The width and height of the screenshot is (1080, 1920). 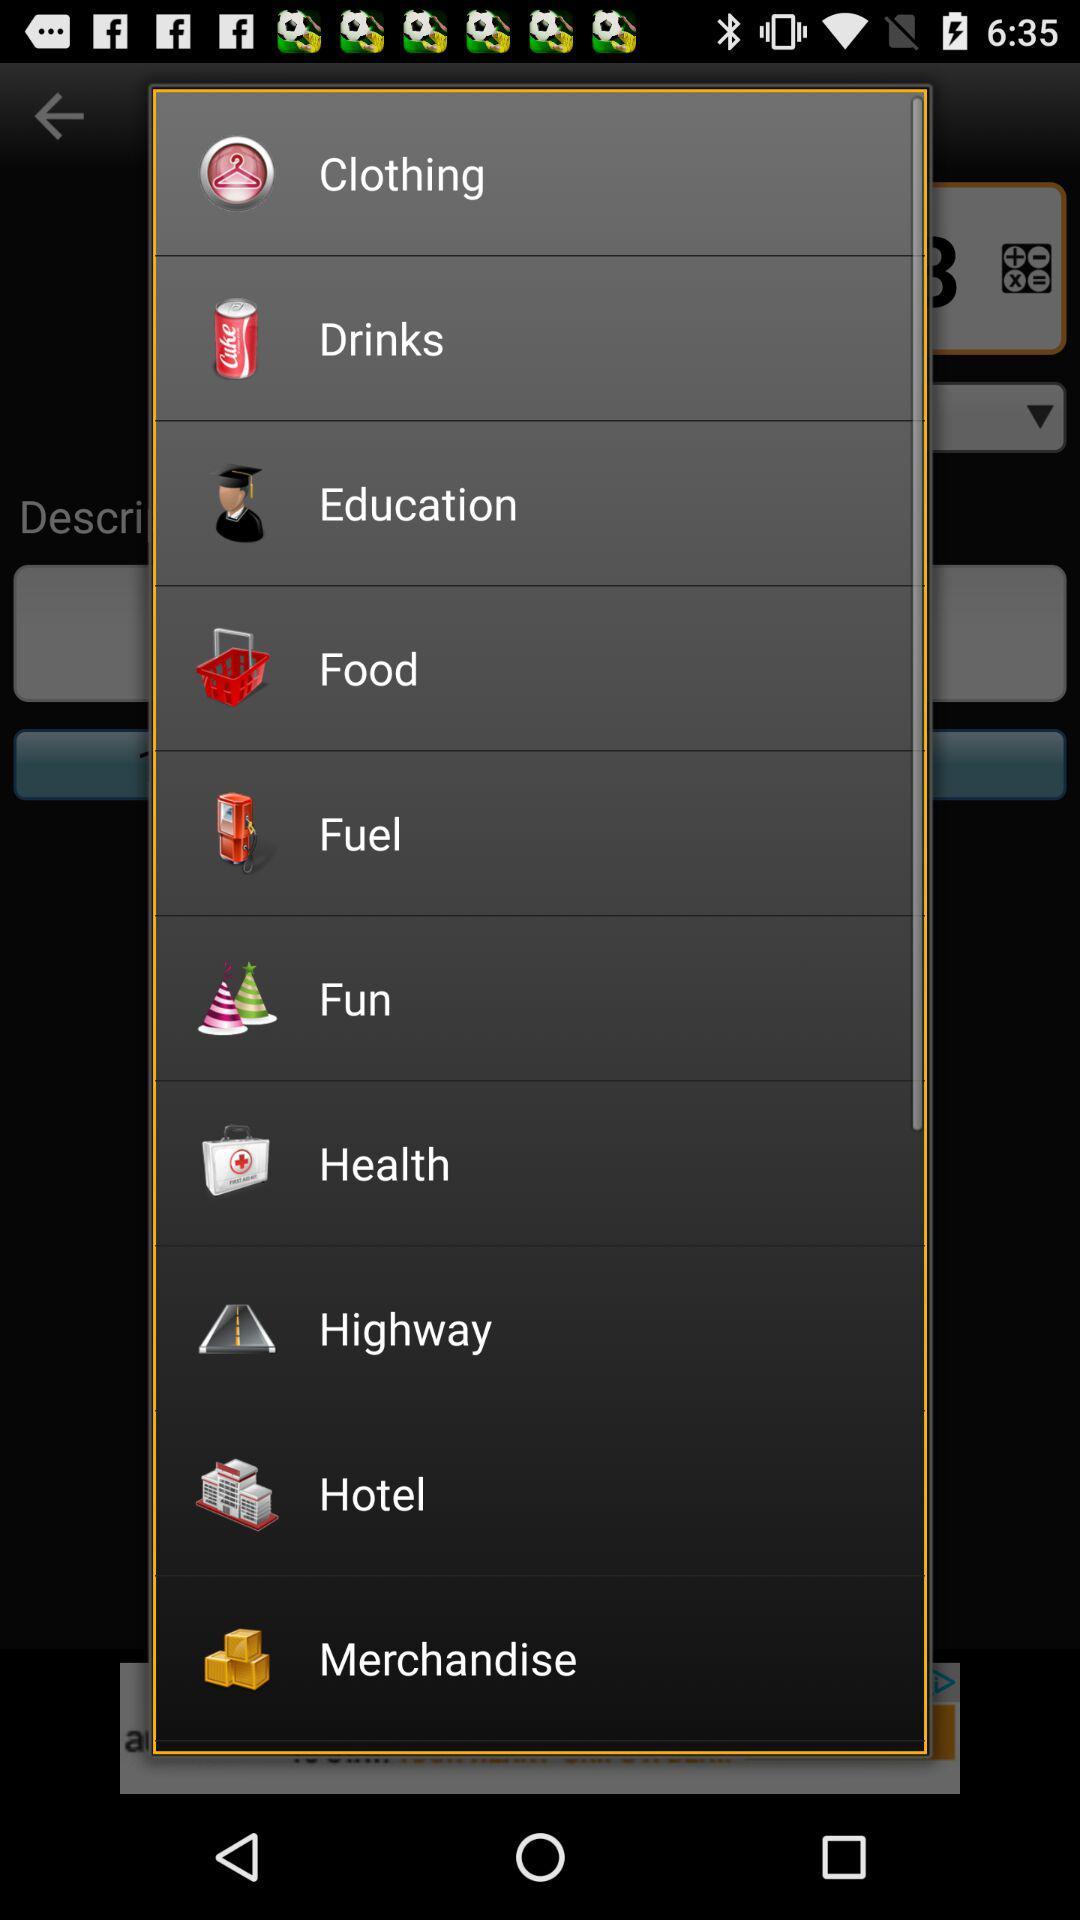 I want to click on health icon, so click(x=607, y=1162).